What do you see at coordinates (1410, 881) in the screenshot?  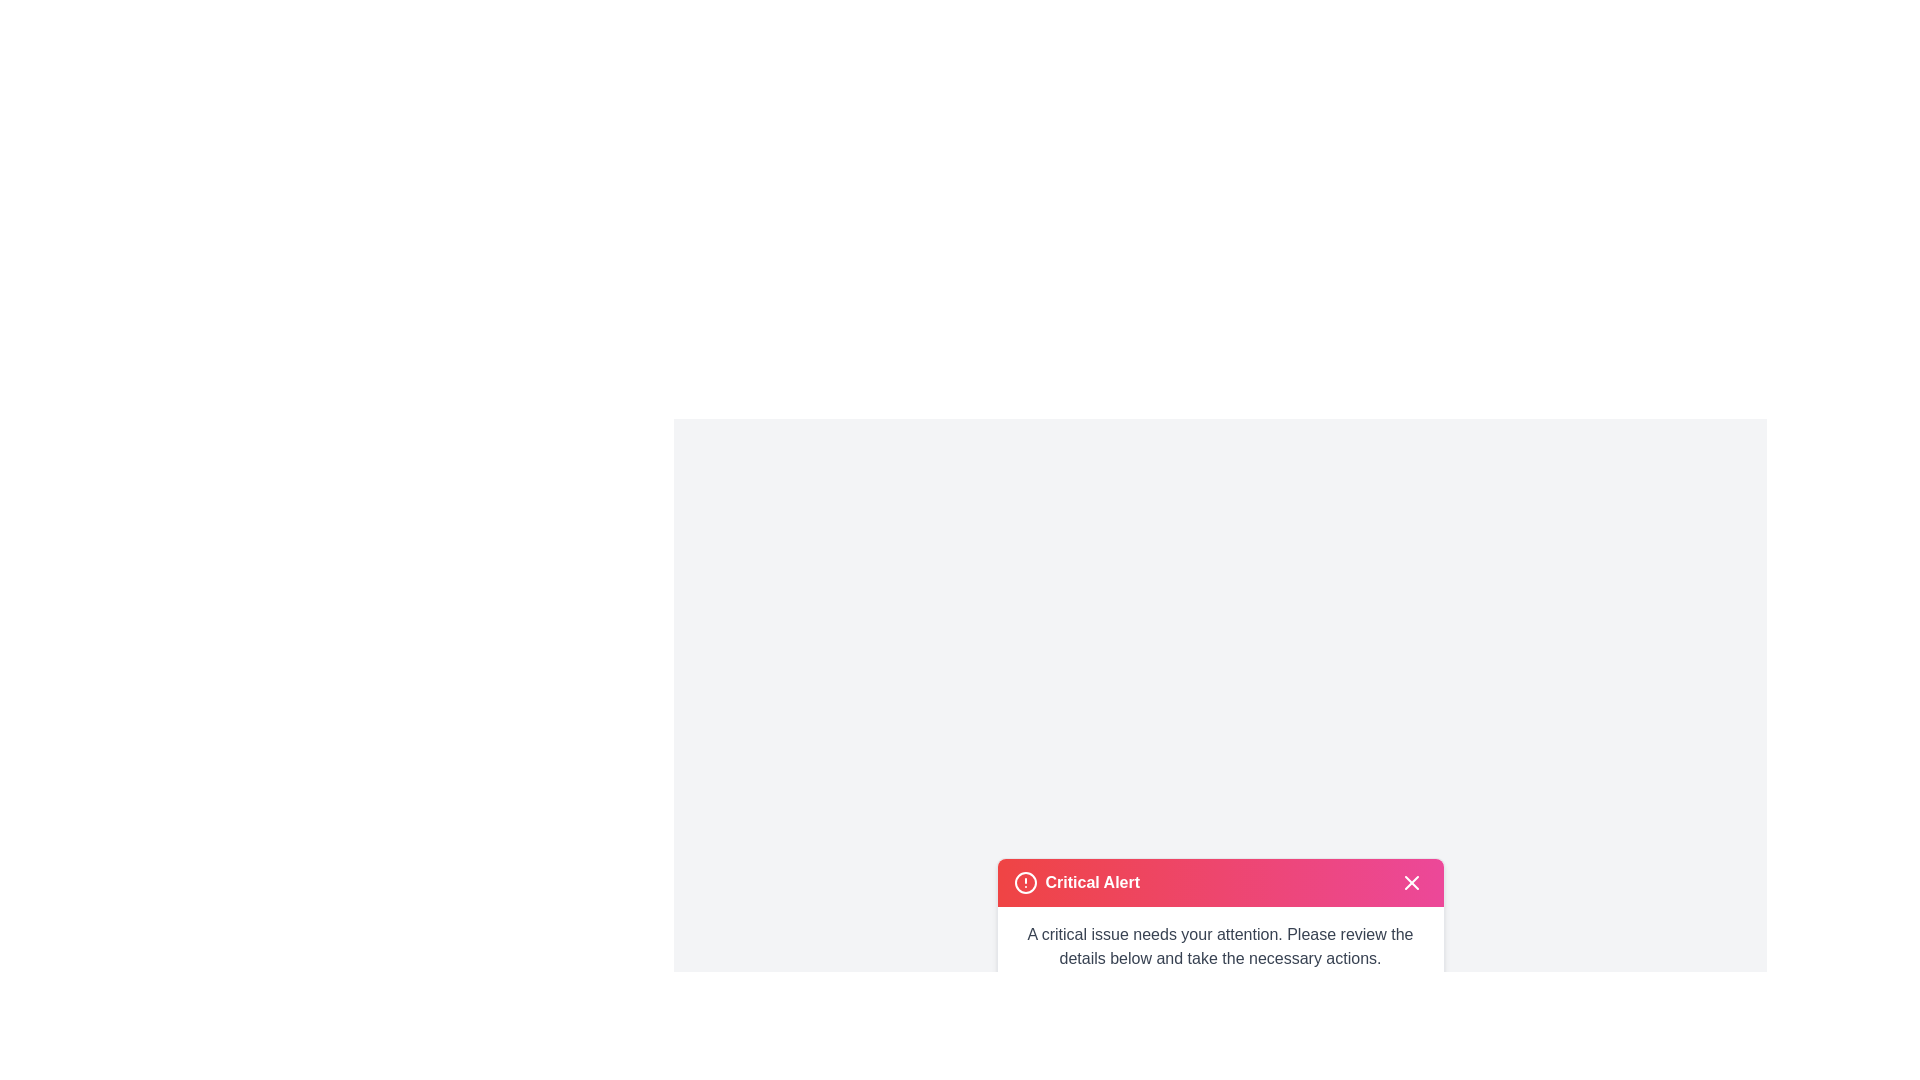 I see `the circular red button with a white 'X' icon located in the critical alert notification bar at the top-right corner` at bounding box center [1410, 881].